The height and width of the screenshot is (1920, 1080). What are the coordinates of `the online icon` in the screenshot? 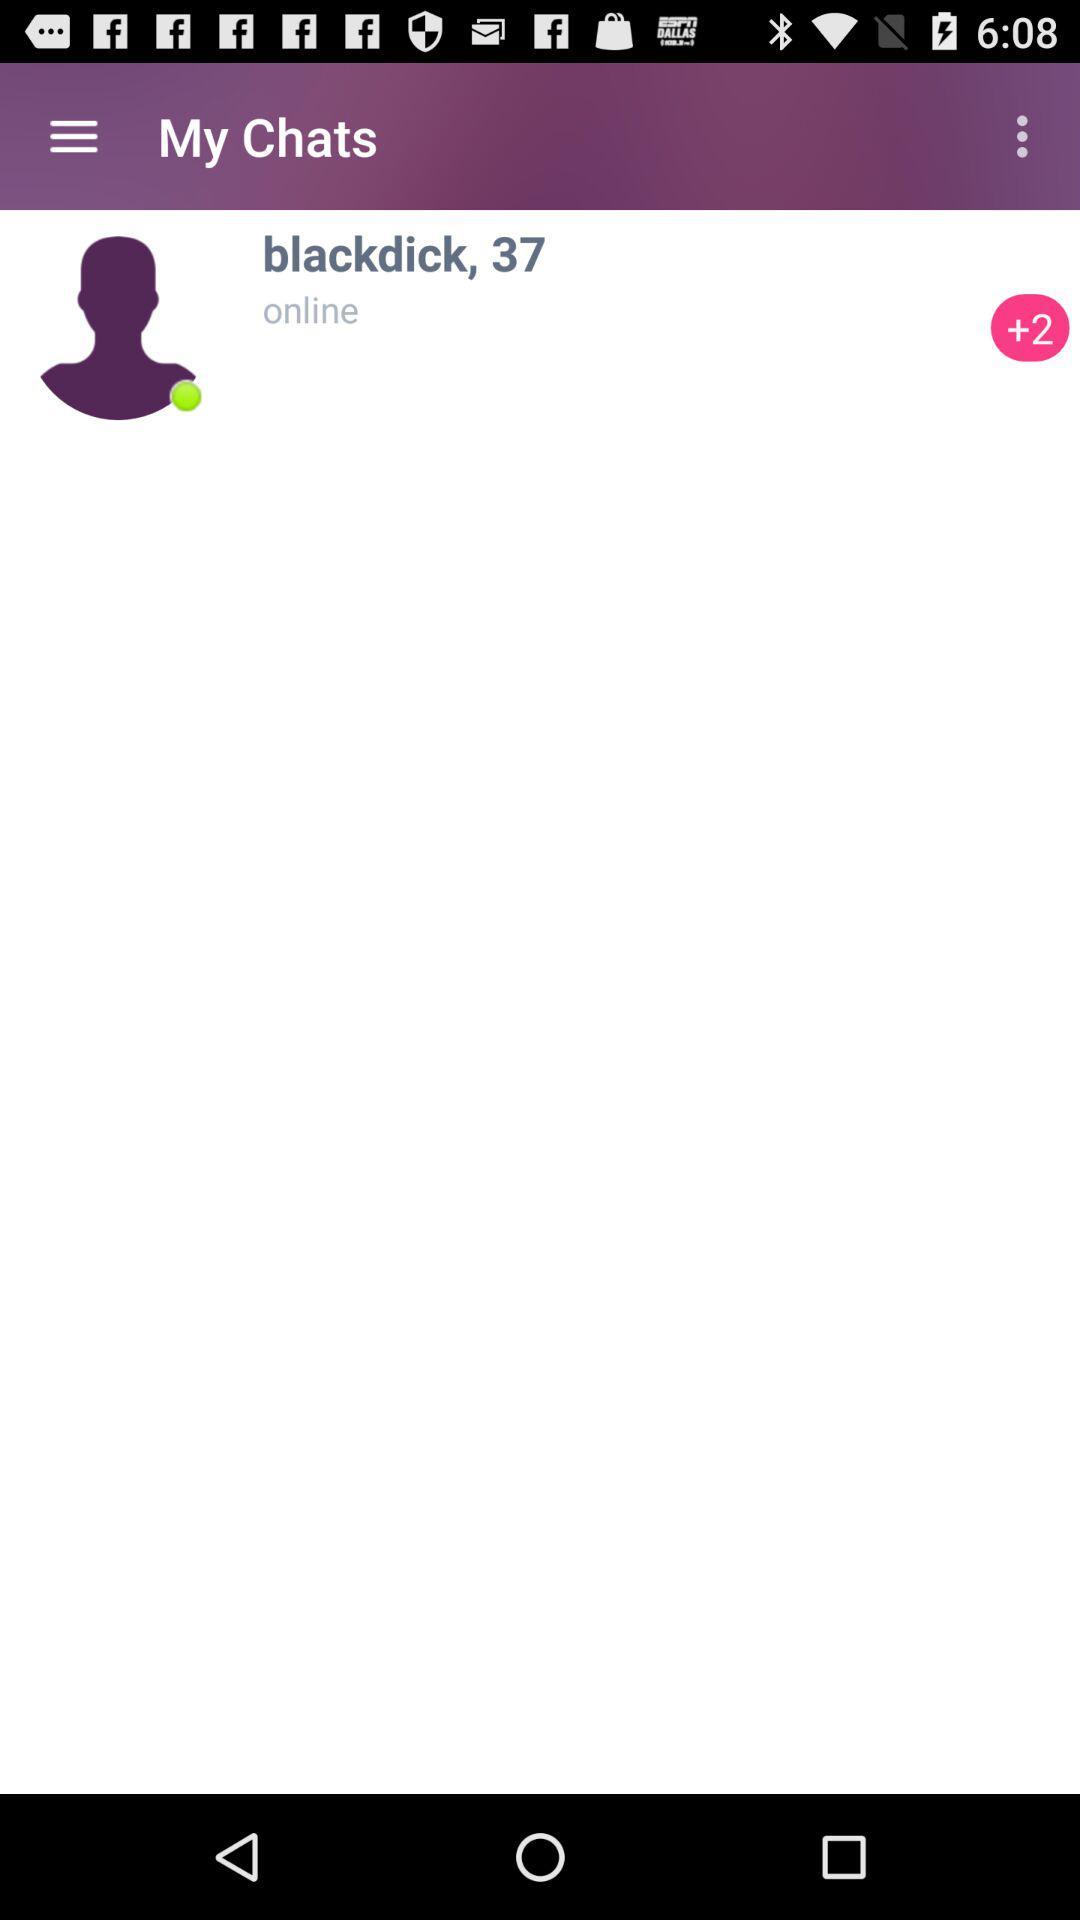 It's located at (620, 308).